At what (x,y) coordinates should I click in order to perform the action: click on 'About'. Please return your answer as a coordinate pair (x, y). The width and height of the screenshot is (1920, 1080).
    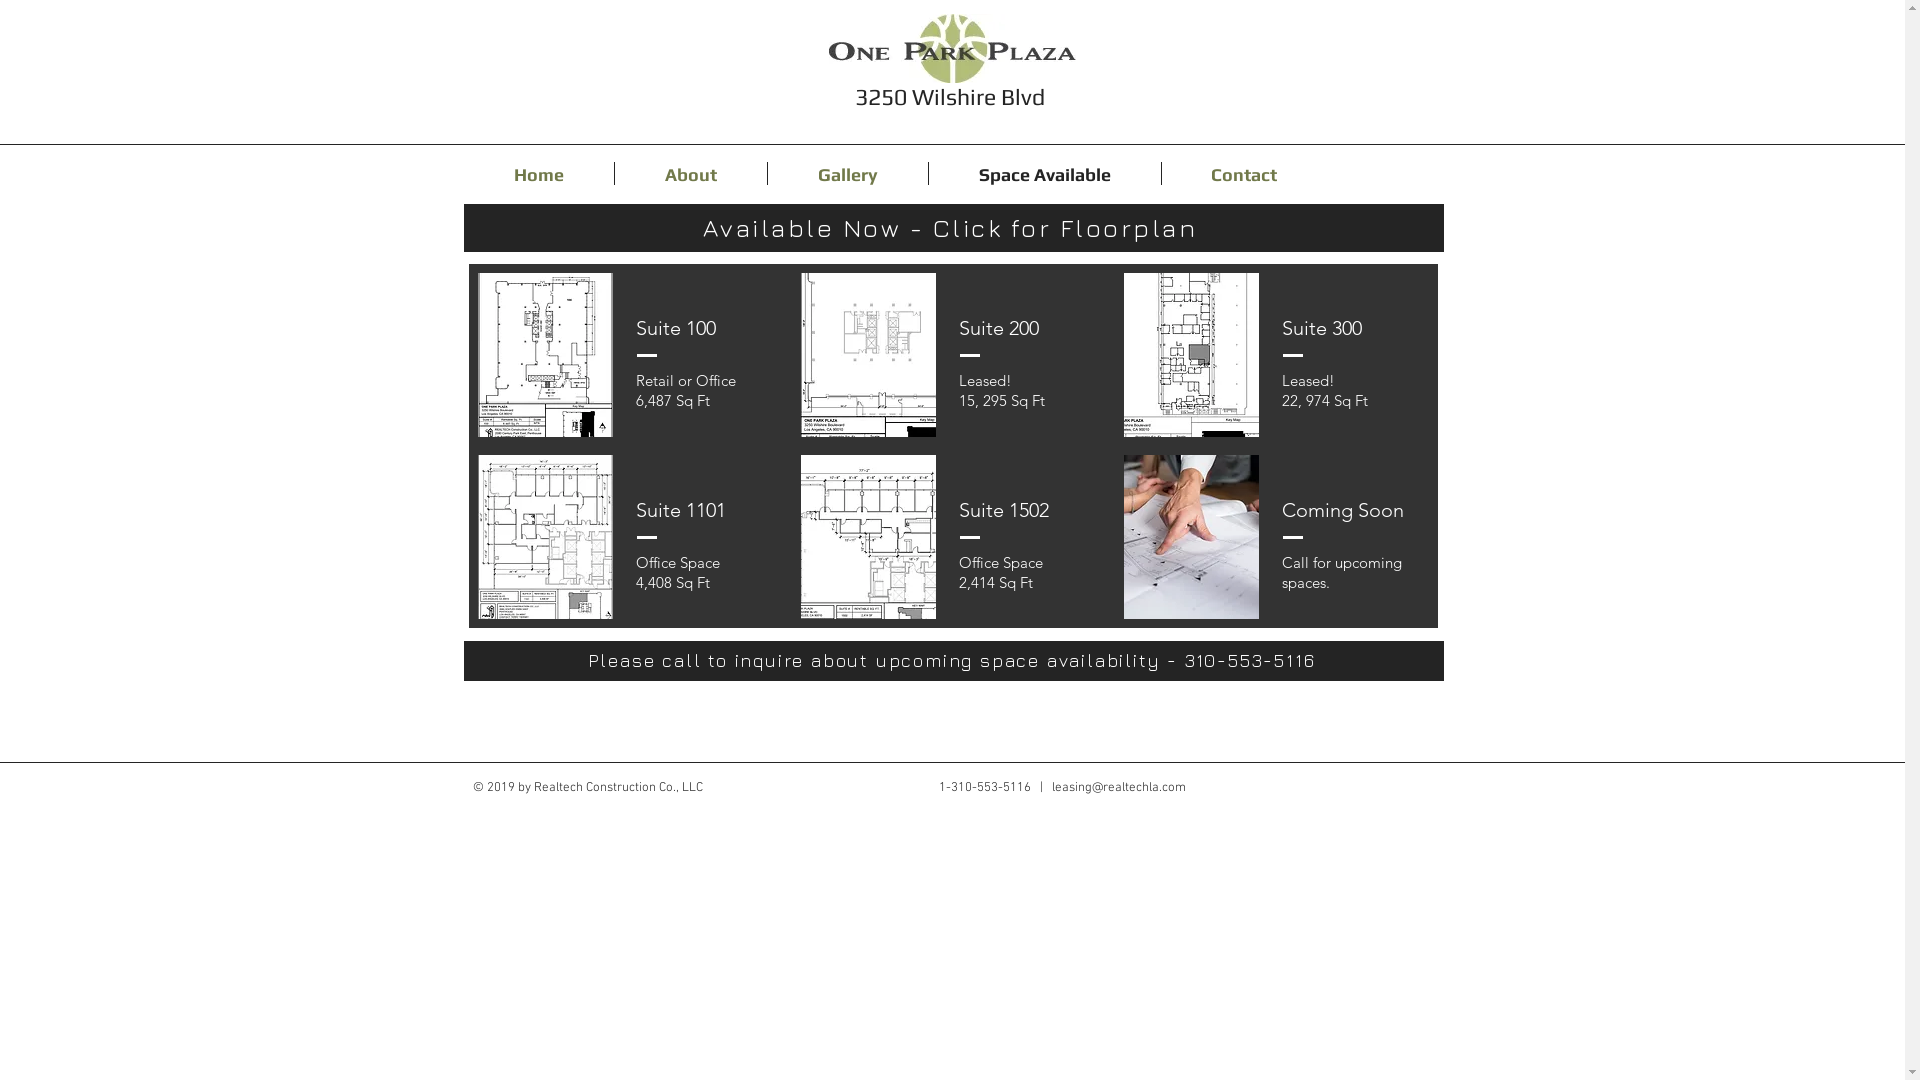
    Looking at the image, I should click on (613, 172).